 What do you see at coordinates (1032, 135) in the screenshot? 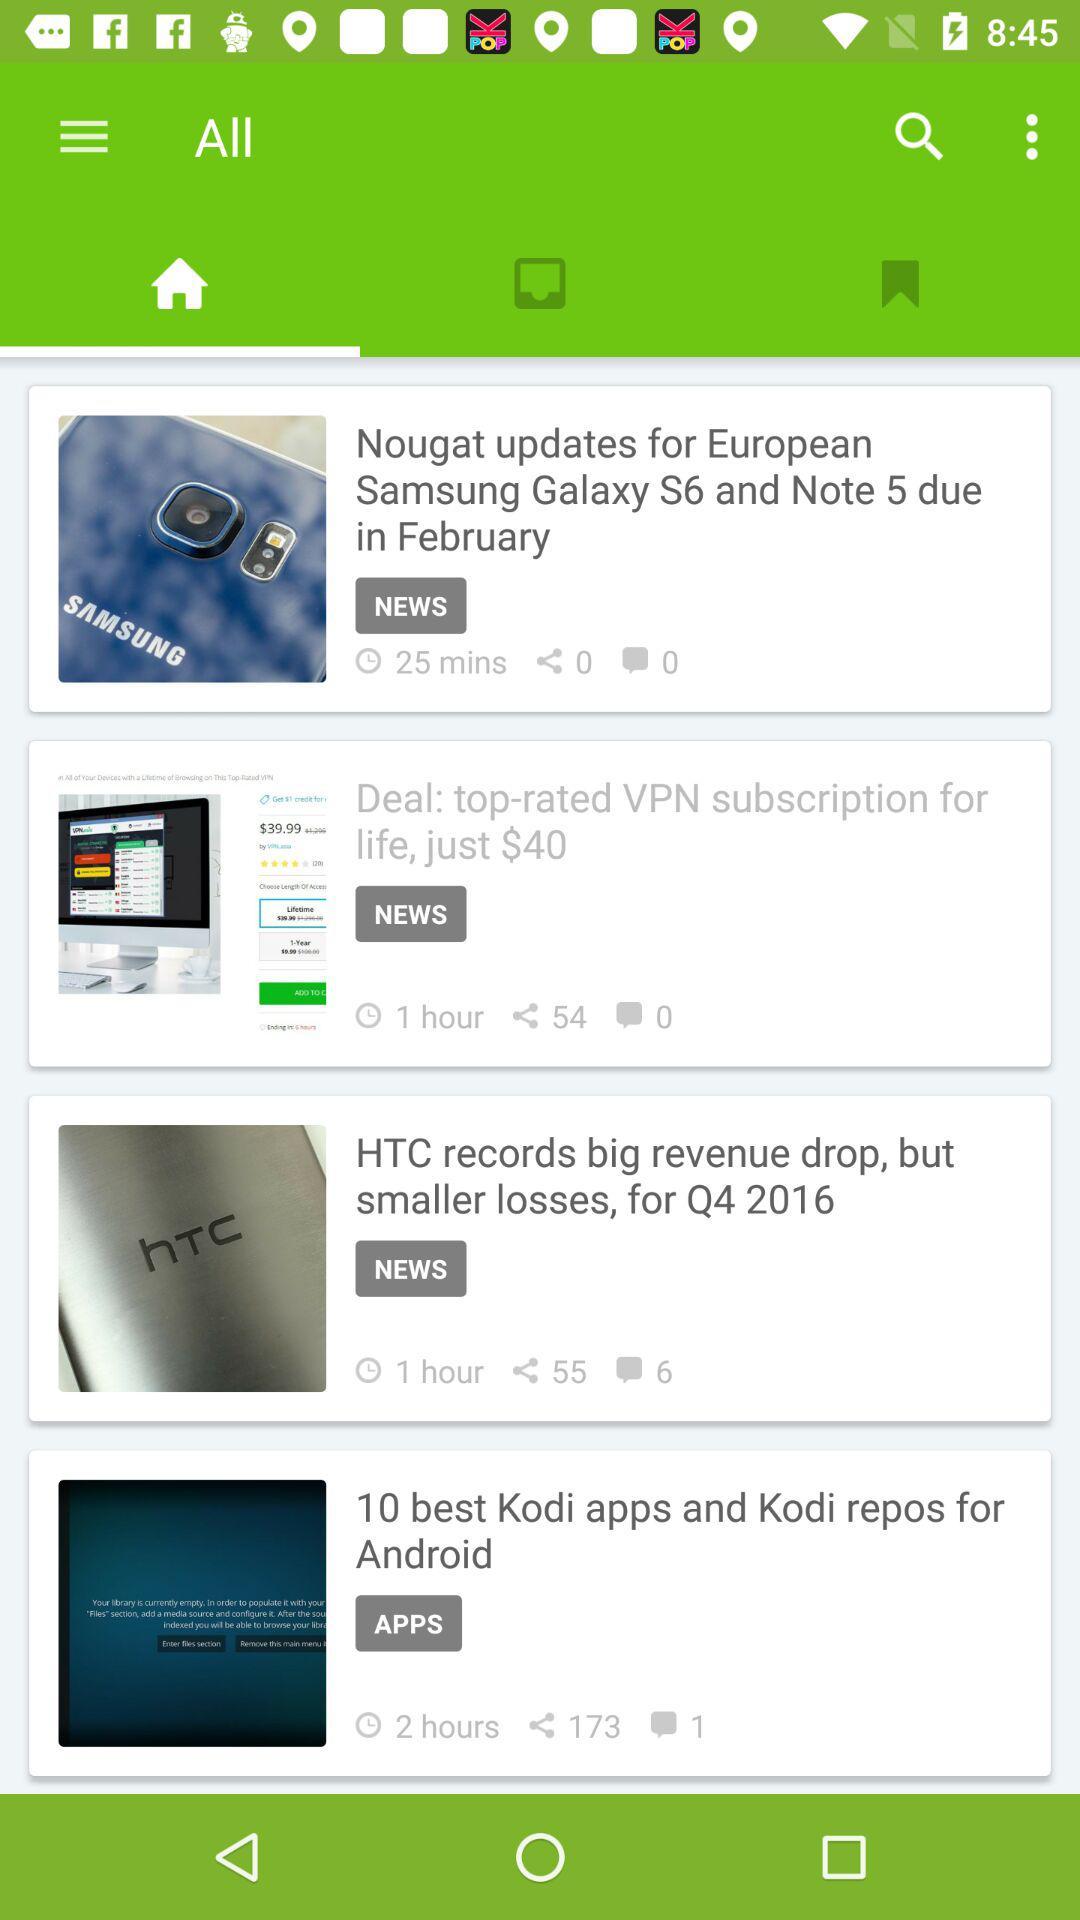
I see `check settings` at bounding box center [1032, 135].